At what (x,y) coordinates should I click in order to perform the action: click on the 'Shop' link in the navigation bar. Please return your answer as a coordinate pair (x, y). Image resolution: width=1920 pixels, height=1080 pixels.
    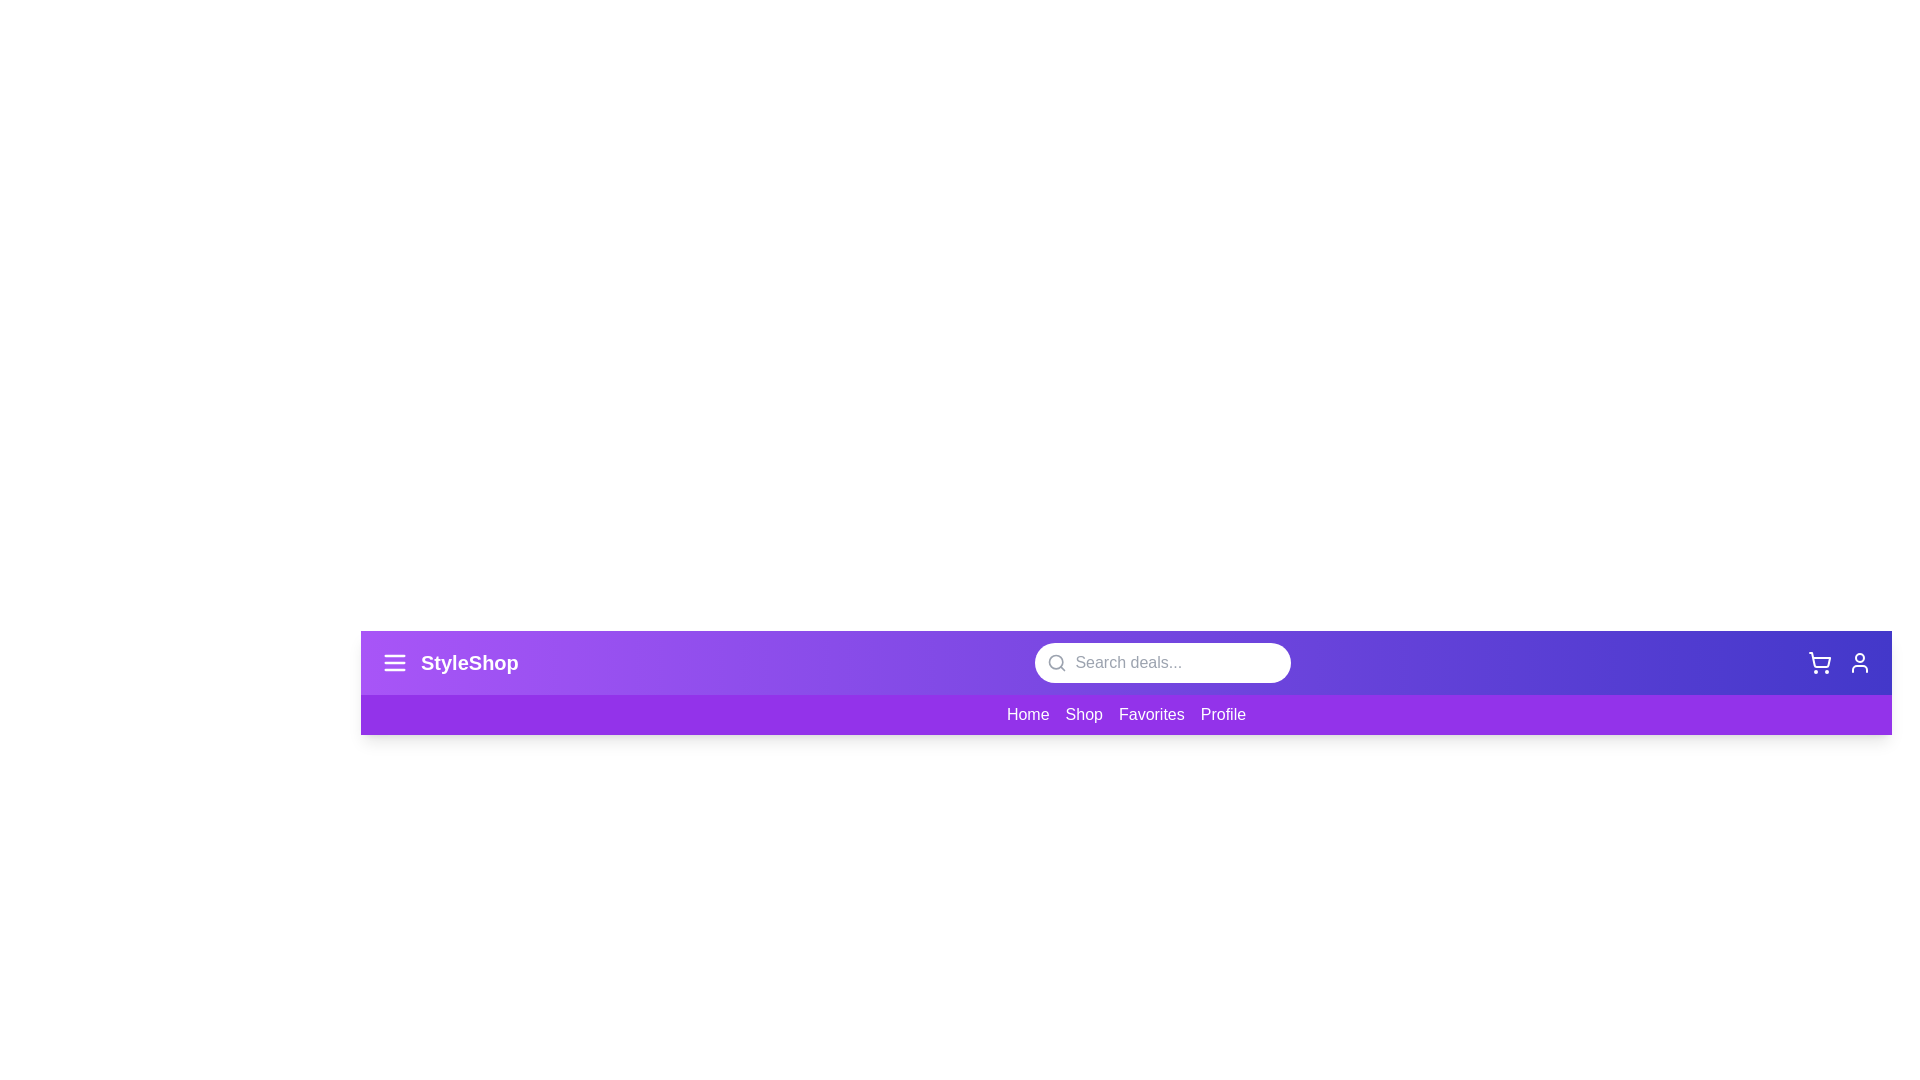
    Looking at the image, I should click on (1083, 712).